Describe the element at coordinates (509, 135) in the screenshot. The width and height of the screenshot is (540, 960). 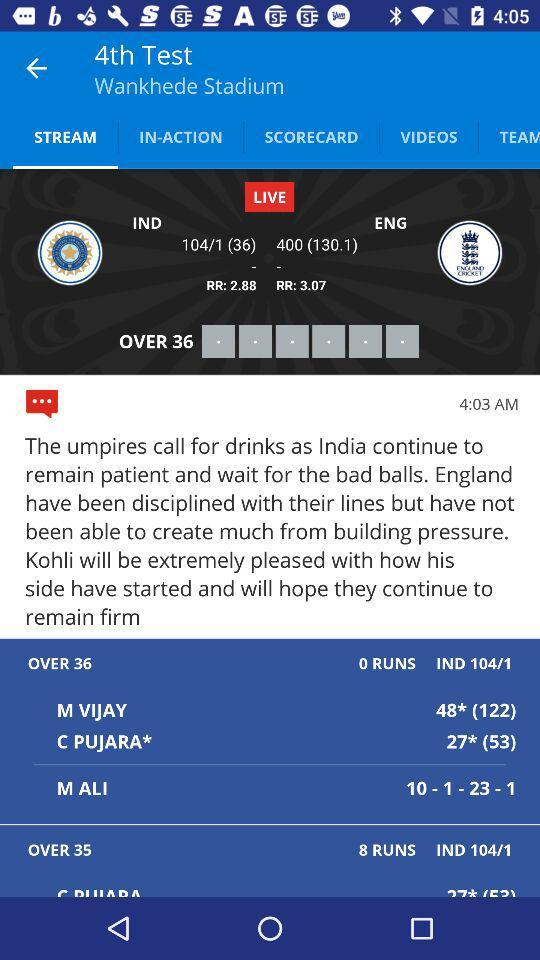
I see `the teams app` at that location.